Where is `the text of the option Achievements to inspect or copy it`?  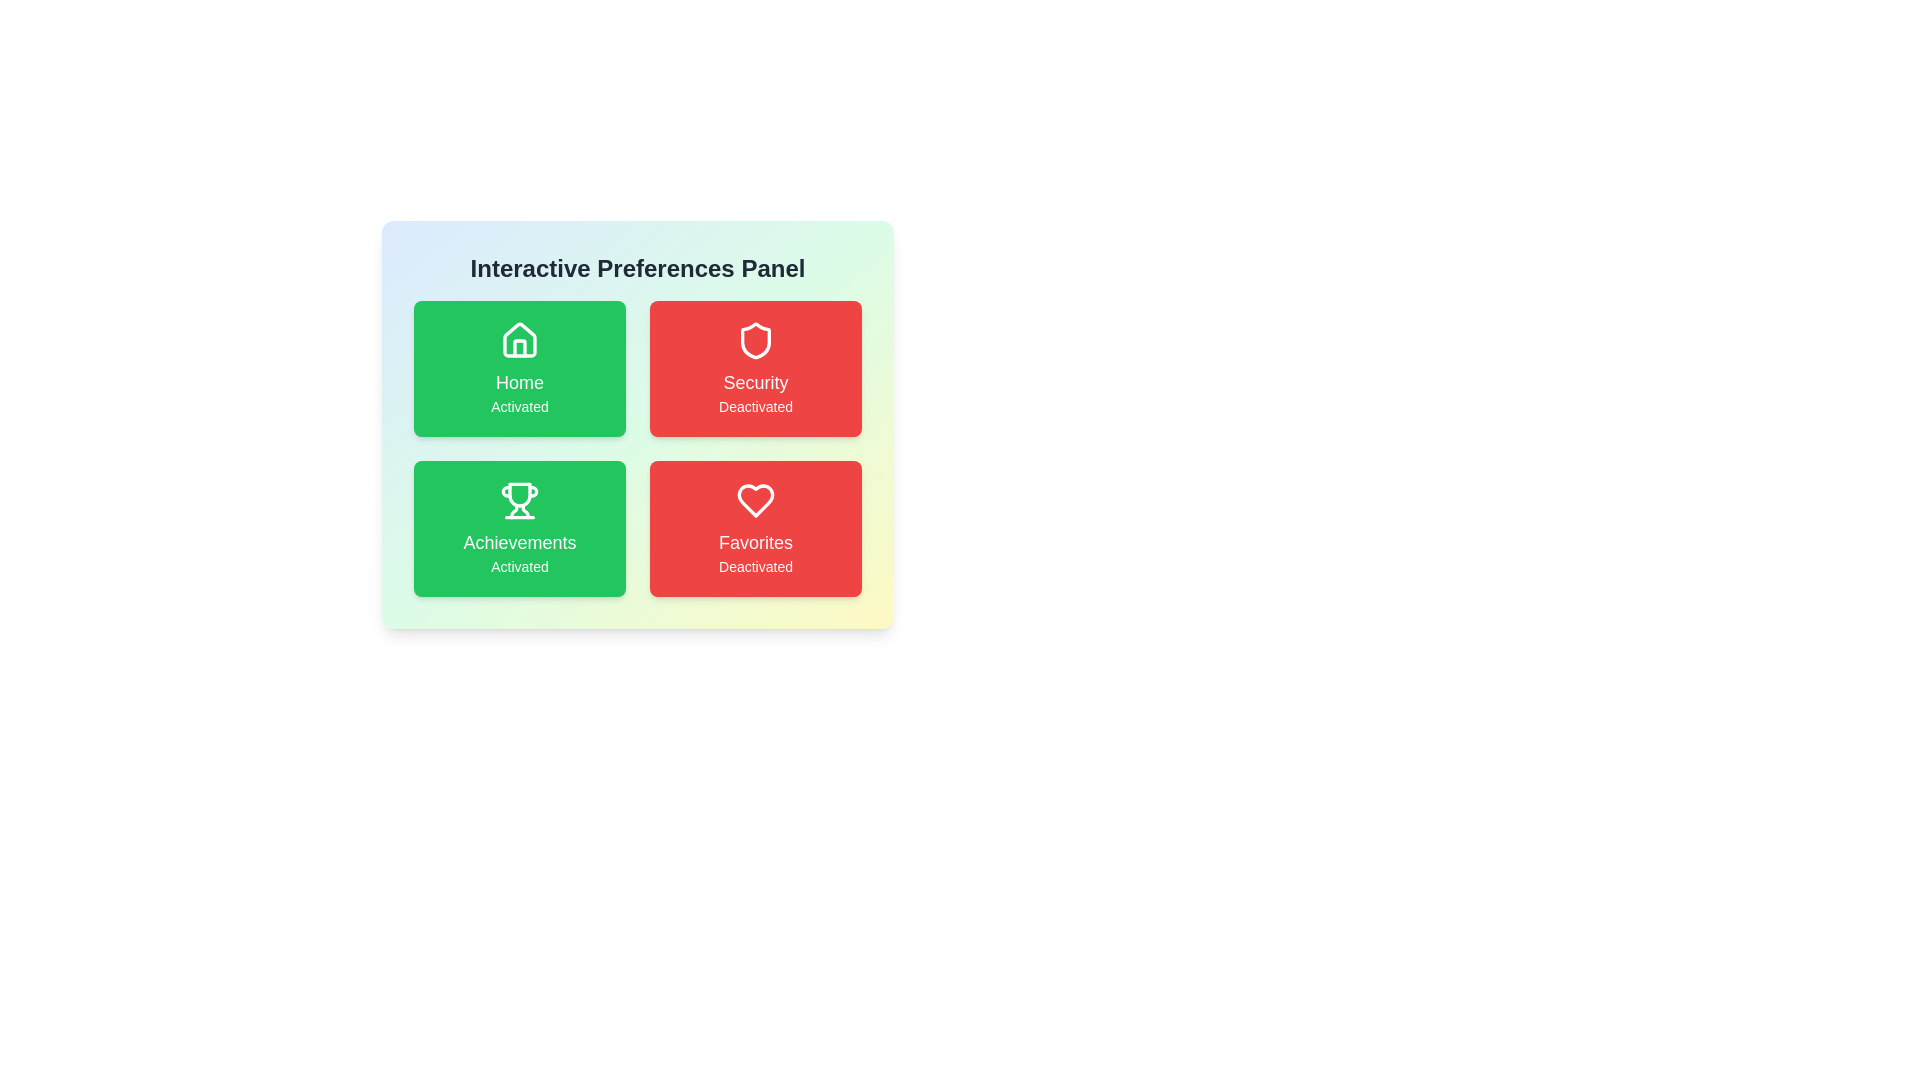
the text of the option Achievements to inspect or copy it is located at coordinates (519, 527).